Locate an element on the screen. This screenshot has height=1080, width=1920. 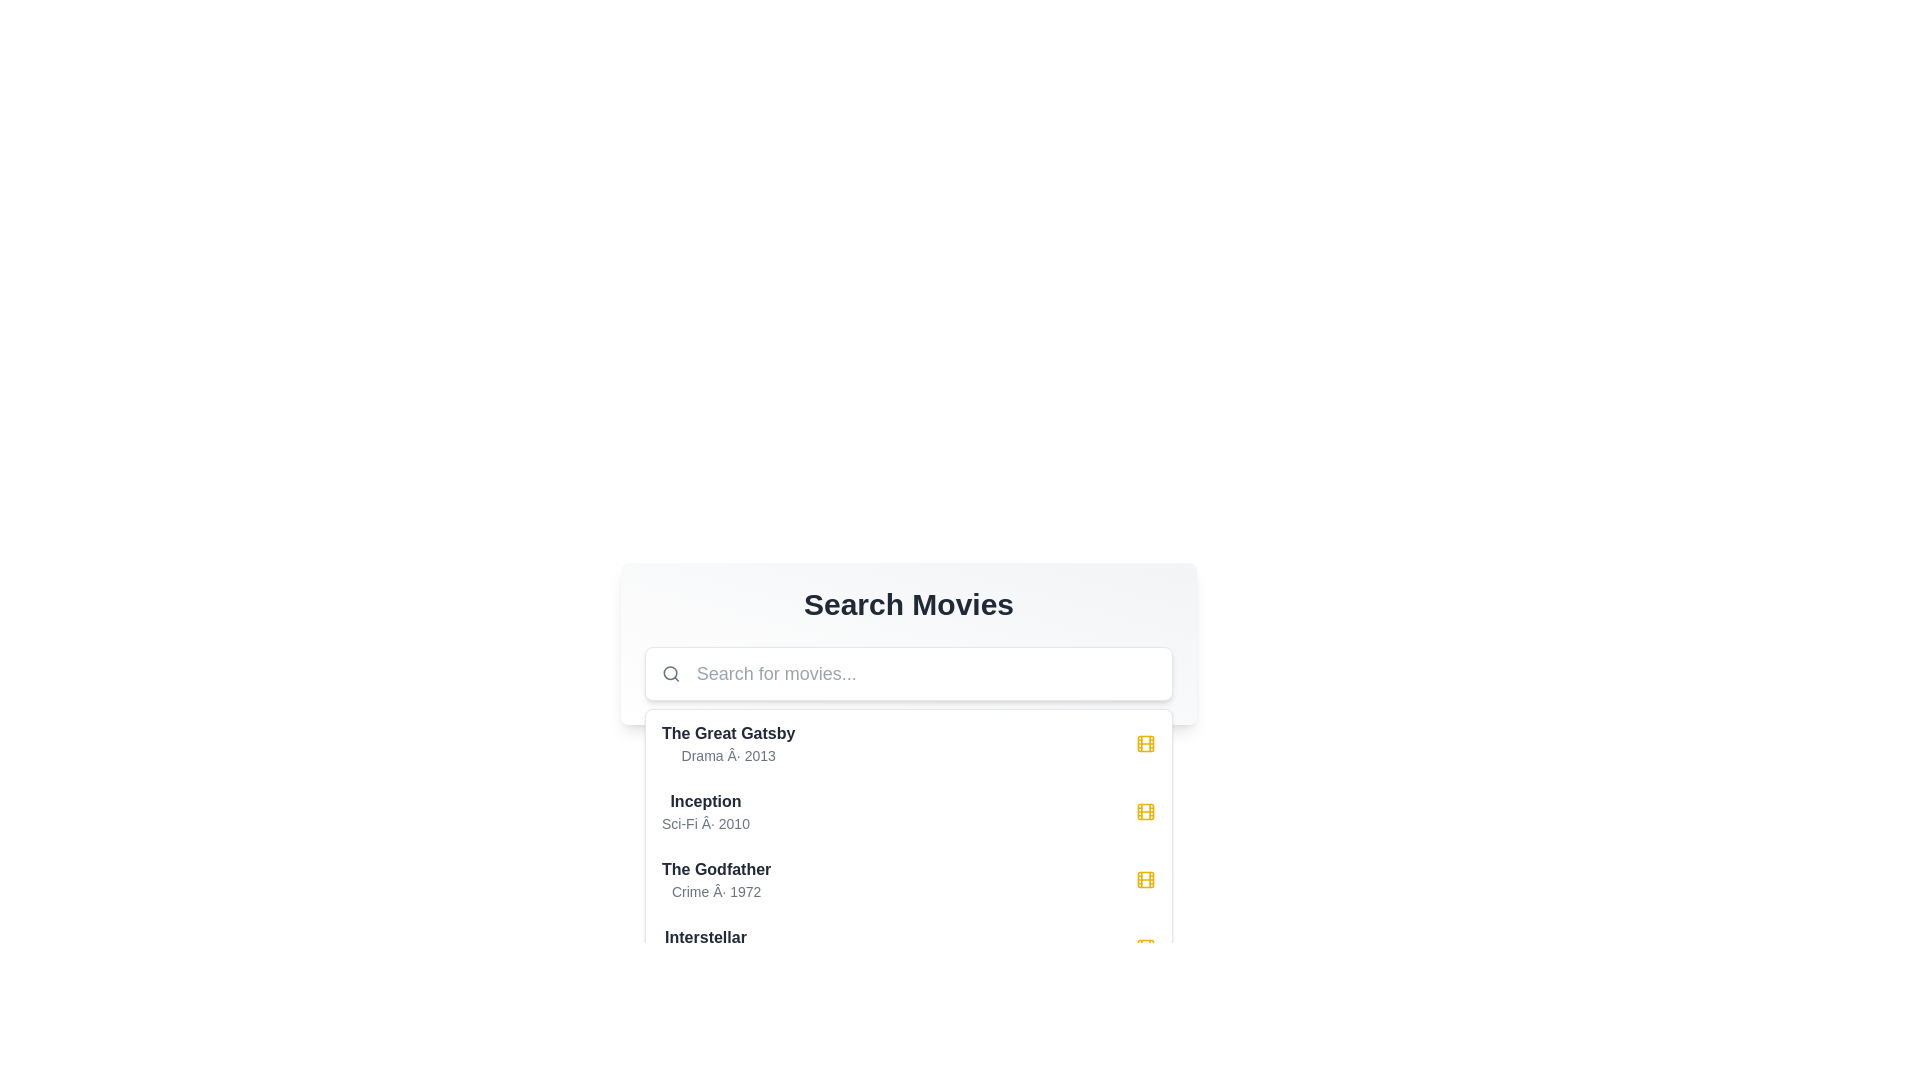
the icon representing the movie 'Inception' located at the far-right end of the movie listing row is located at coordinates (1146, 812).